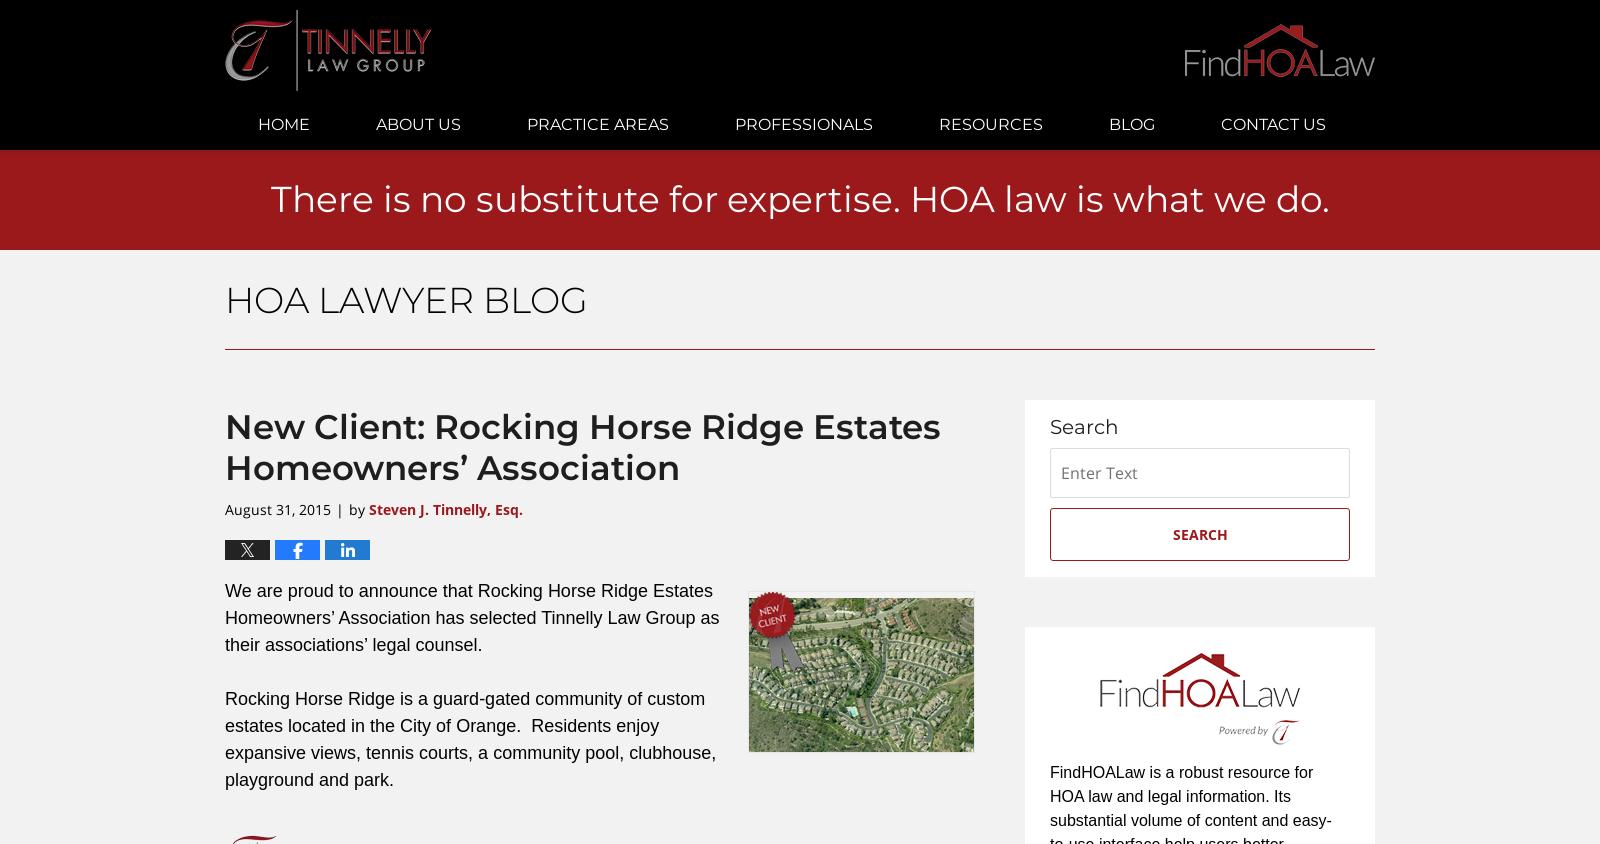 This screenshot has height=844, width=1600. What do you see at coordinates (224, 738) in the screenshot?
I see `'Rocking Horse Ridge is a guard-gated community of custom estates located in the City of Orange.  Residents enjoy expansive views, tennis courts, a community pool, clubhouse, playground and park.'` at bounding box center [224, 738].